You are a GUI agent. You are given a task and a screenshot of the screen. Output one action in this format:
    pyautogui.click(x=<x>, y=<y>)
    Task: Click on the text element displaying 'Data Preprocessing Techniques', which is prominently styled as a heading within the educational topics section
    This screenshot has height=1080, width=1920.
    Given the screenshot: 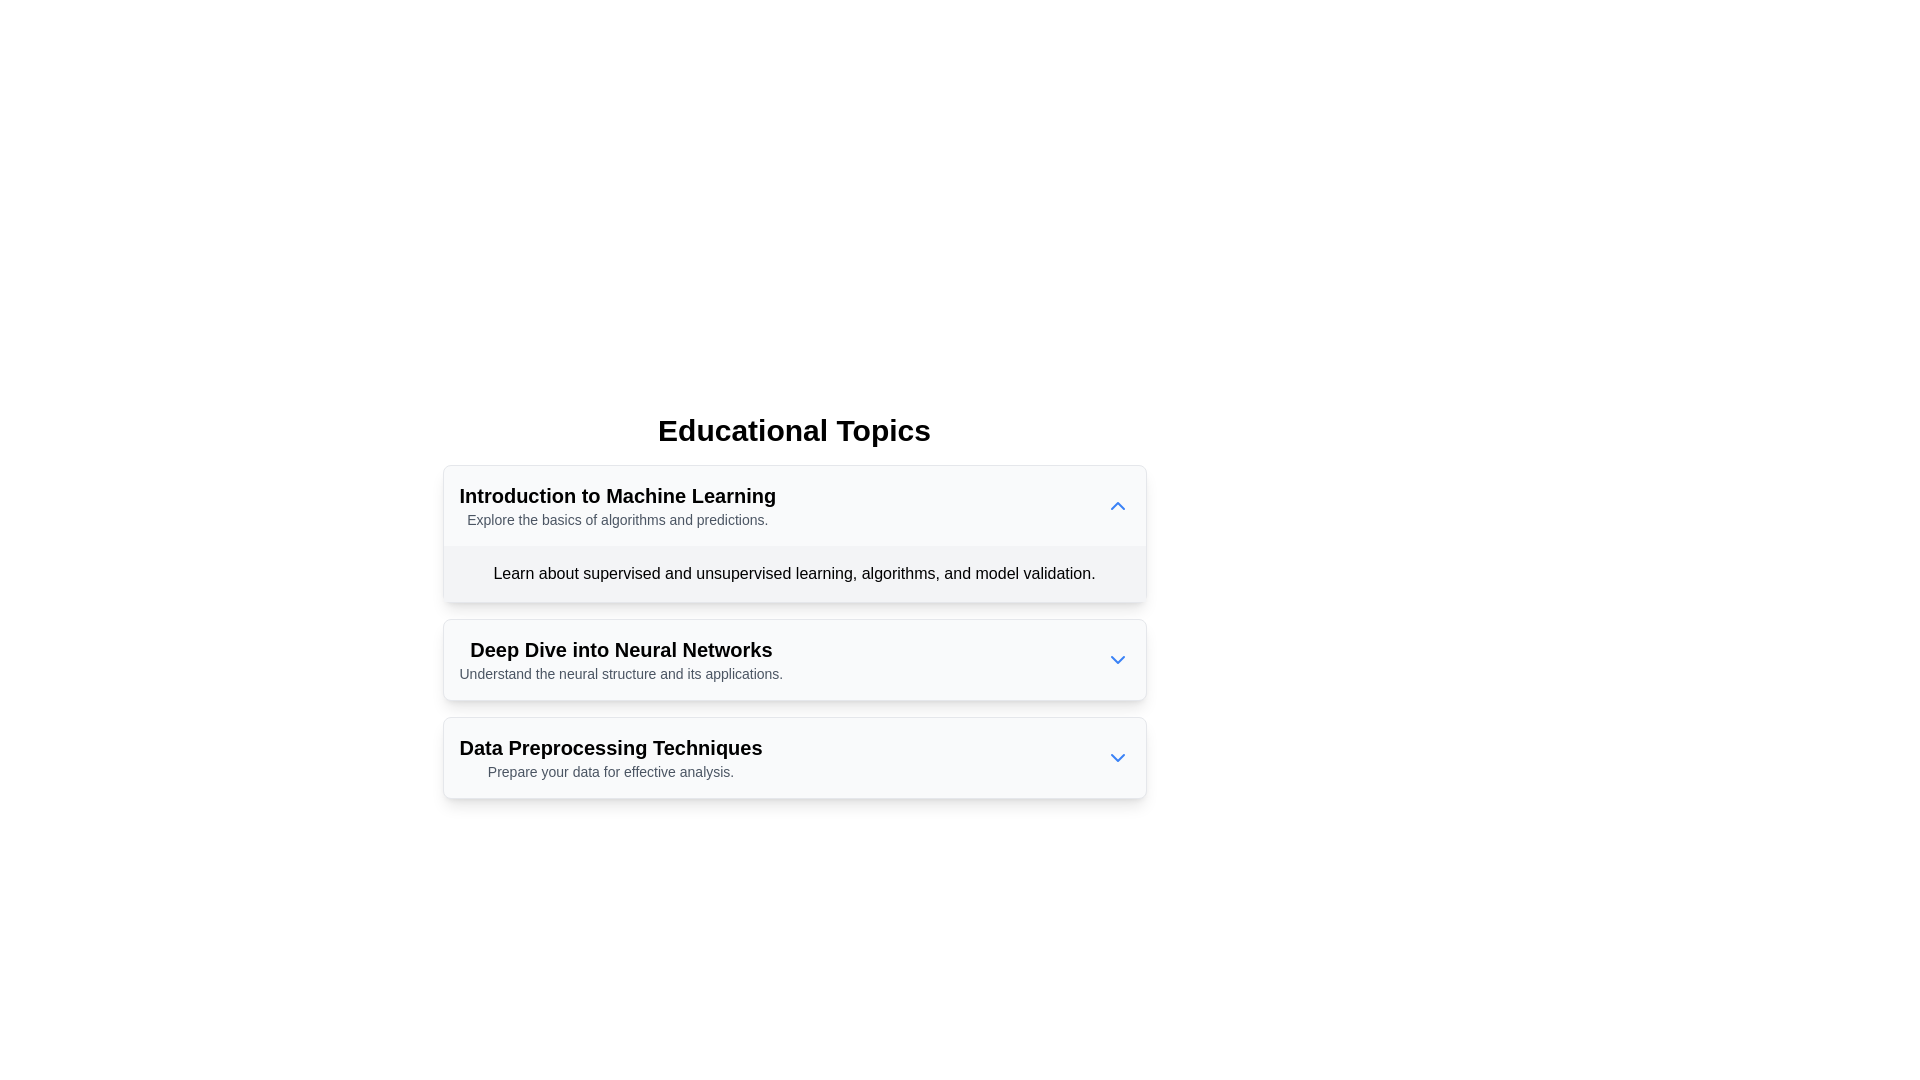 What is the action you would take?
    pyautogui.click(x=609, y=748)
    